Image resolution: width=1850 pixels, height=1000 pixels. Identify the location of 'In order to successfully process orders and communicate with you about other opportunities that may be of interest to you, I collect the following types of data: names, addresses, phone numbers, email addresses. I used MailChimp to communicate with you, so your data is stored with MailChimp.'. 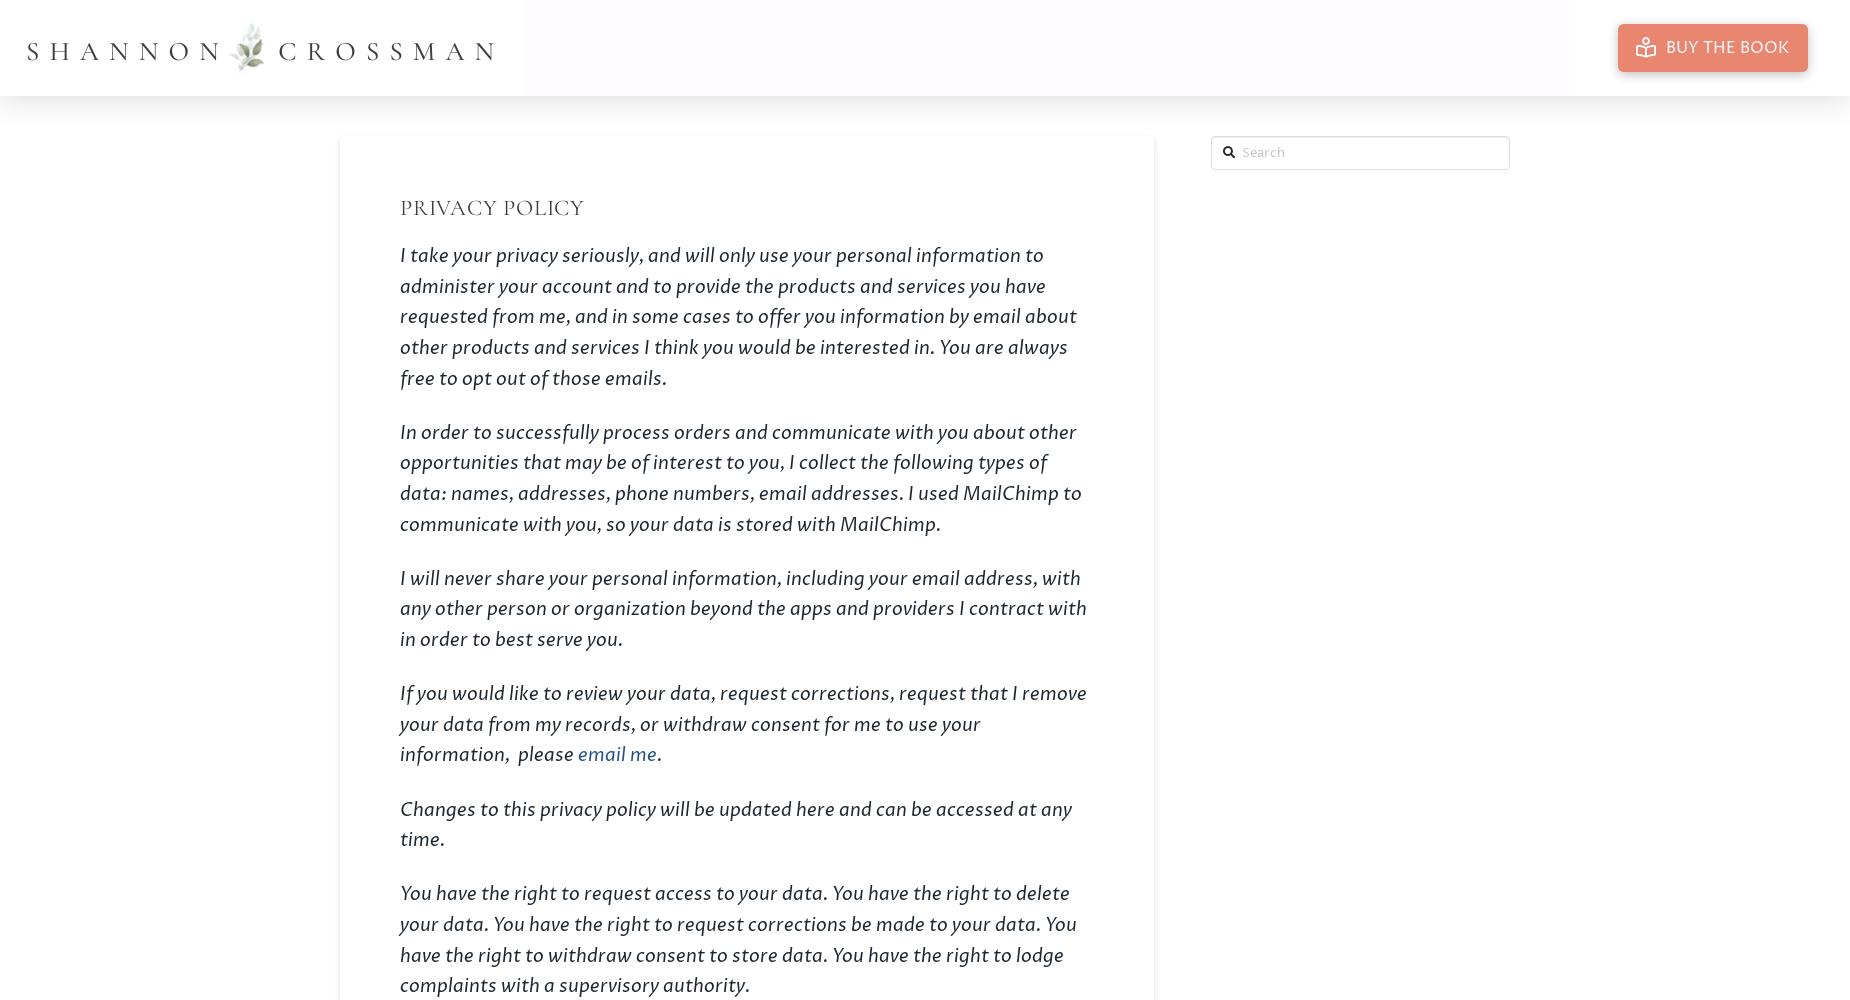
(398, 477).